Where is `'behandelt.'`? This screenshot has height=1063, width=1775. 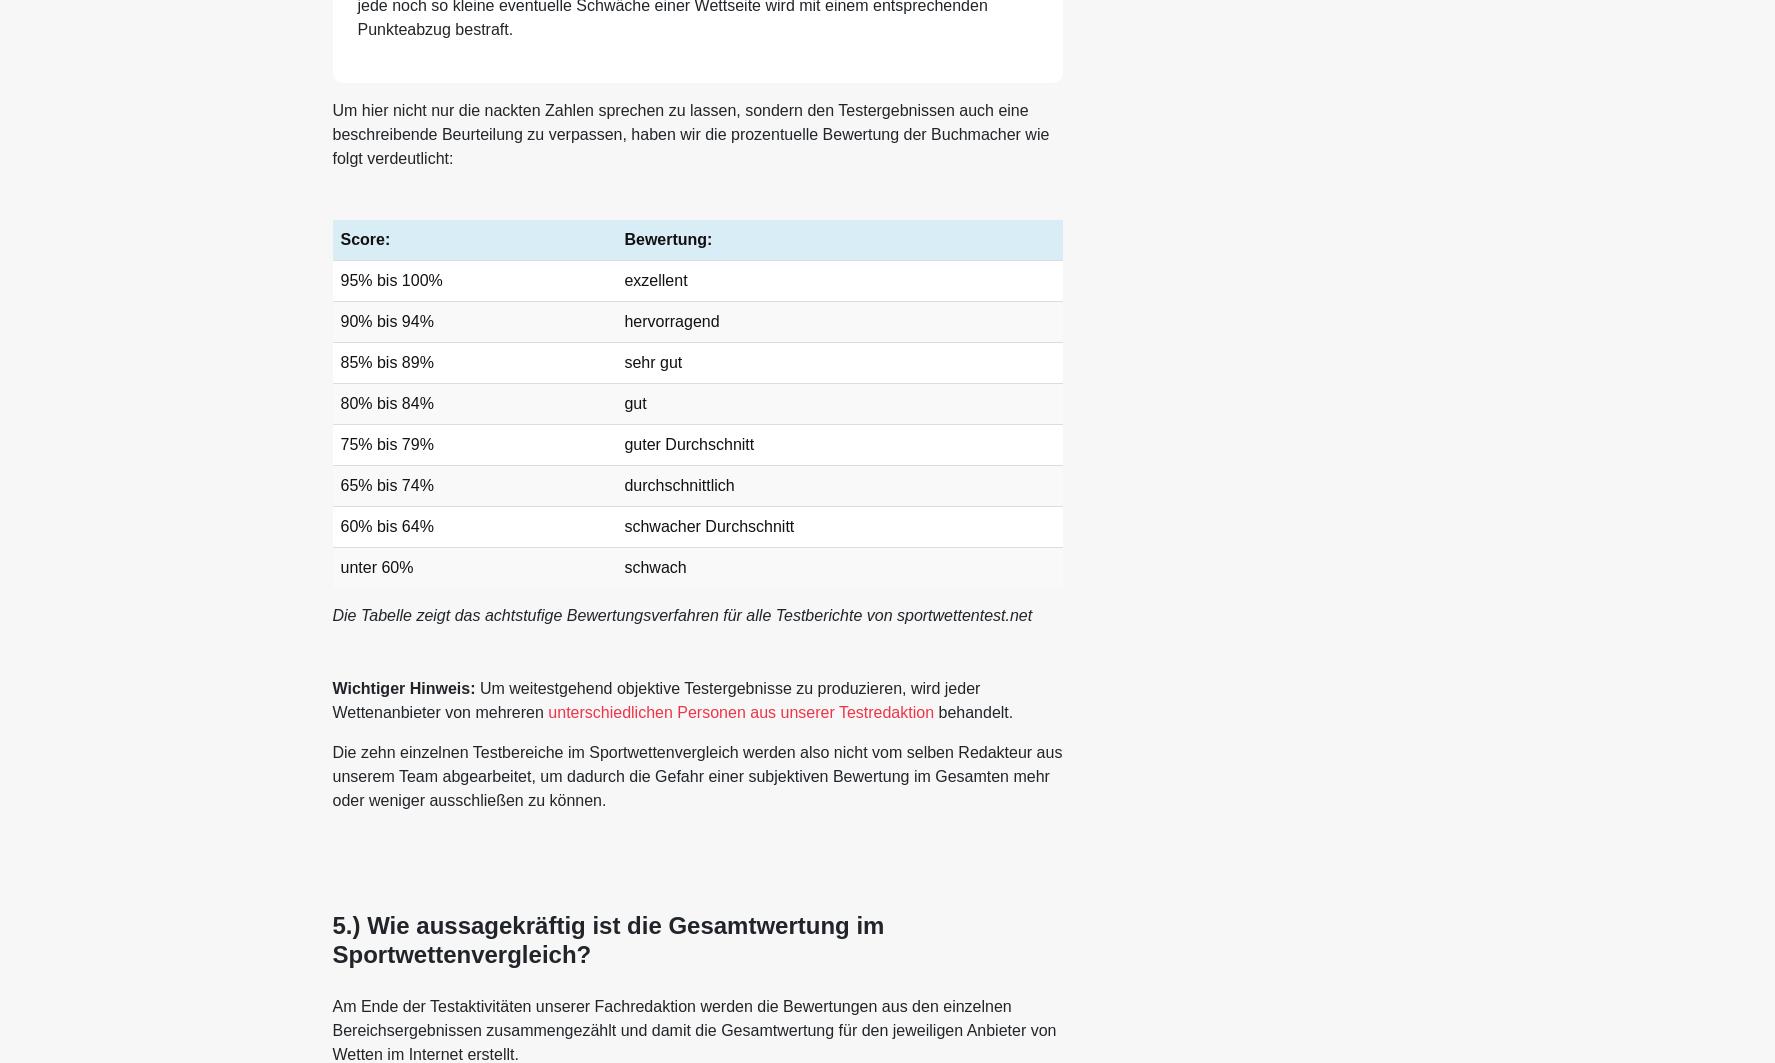
'behandelt.' is located at coordinates (972, 711).